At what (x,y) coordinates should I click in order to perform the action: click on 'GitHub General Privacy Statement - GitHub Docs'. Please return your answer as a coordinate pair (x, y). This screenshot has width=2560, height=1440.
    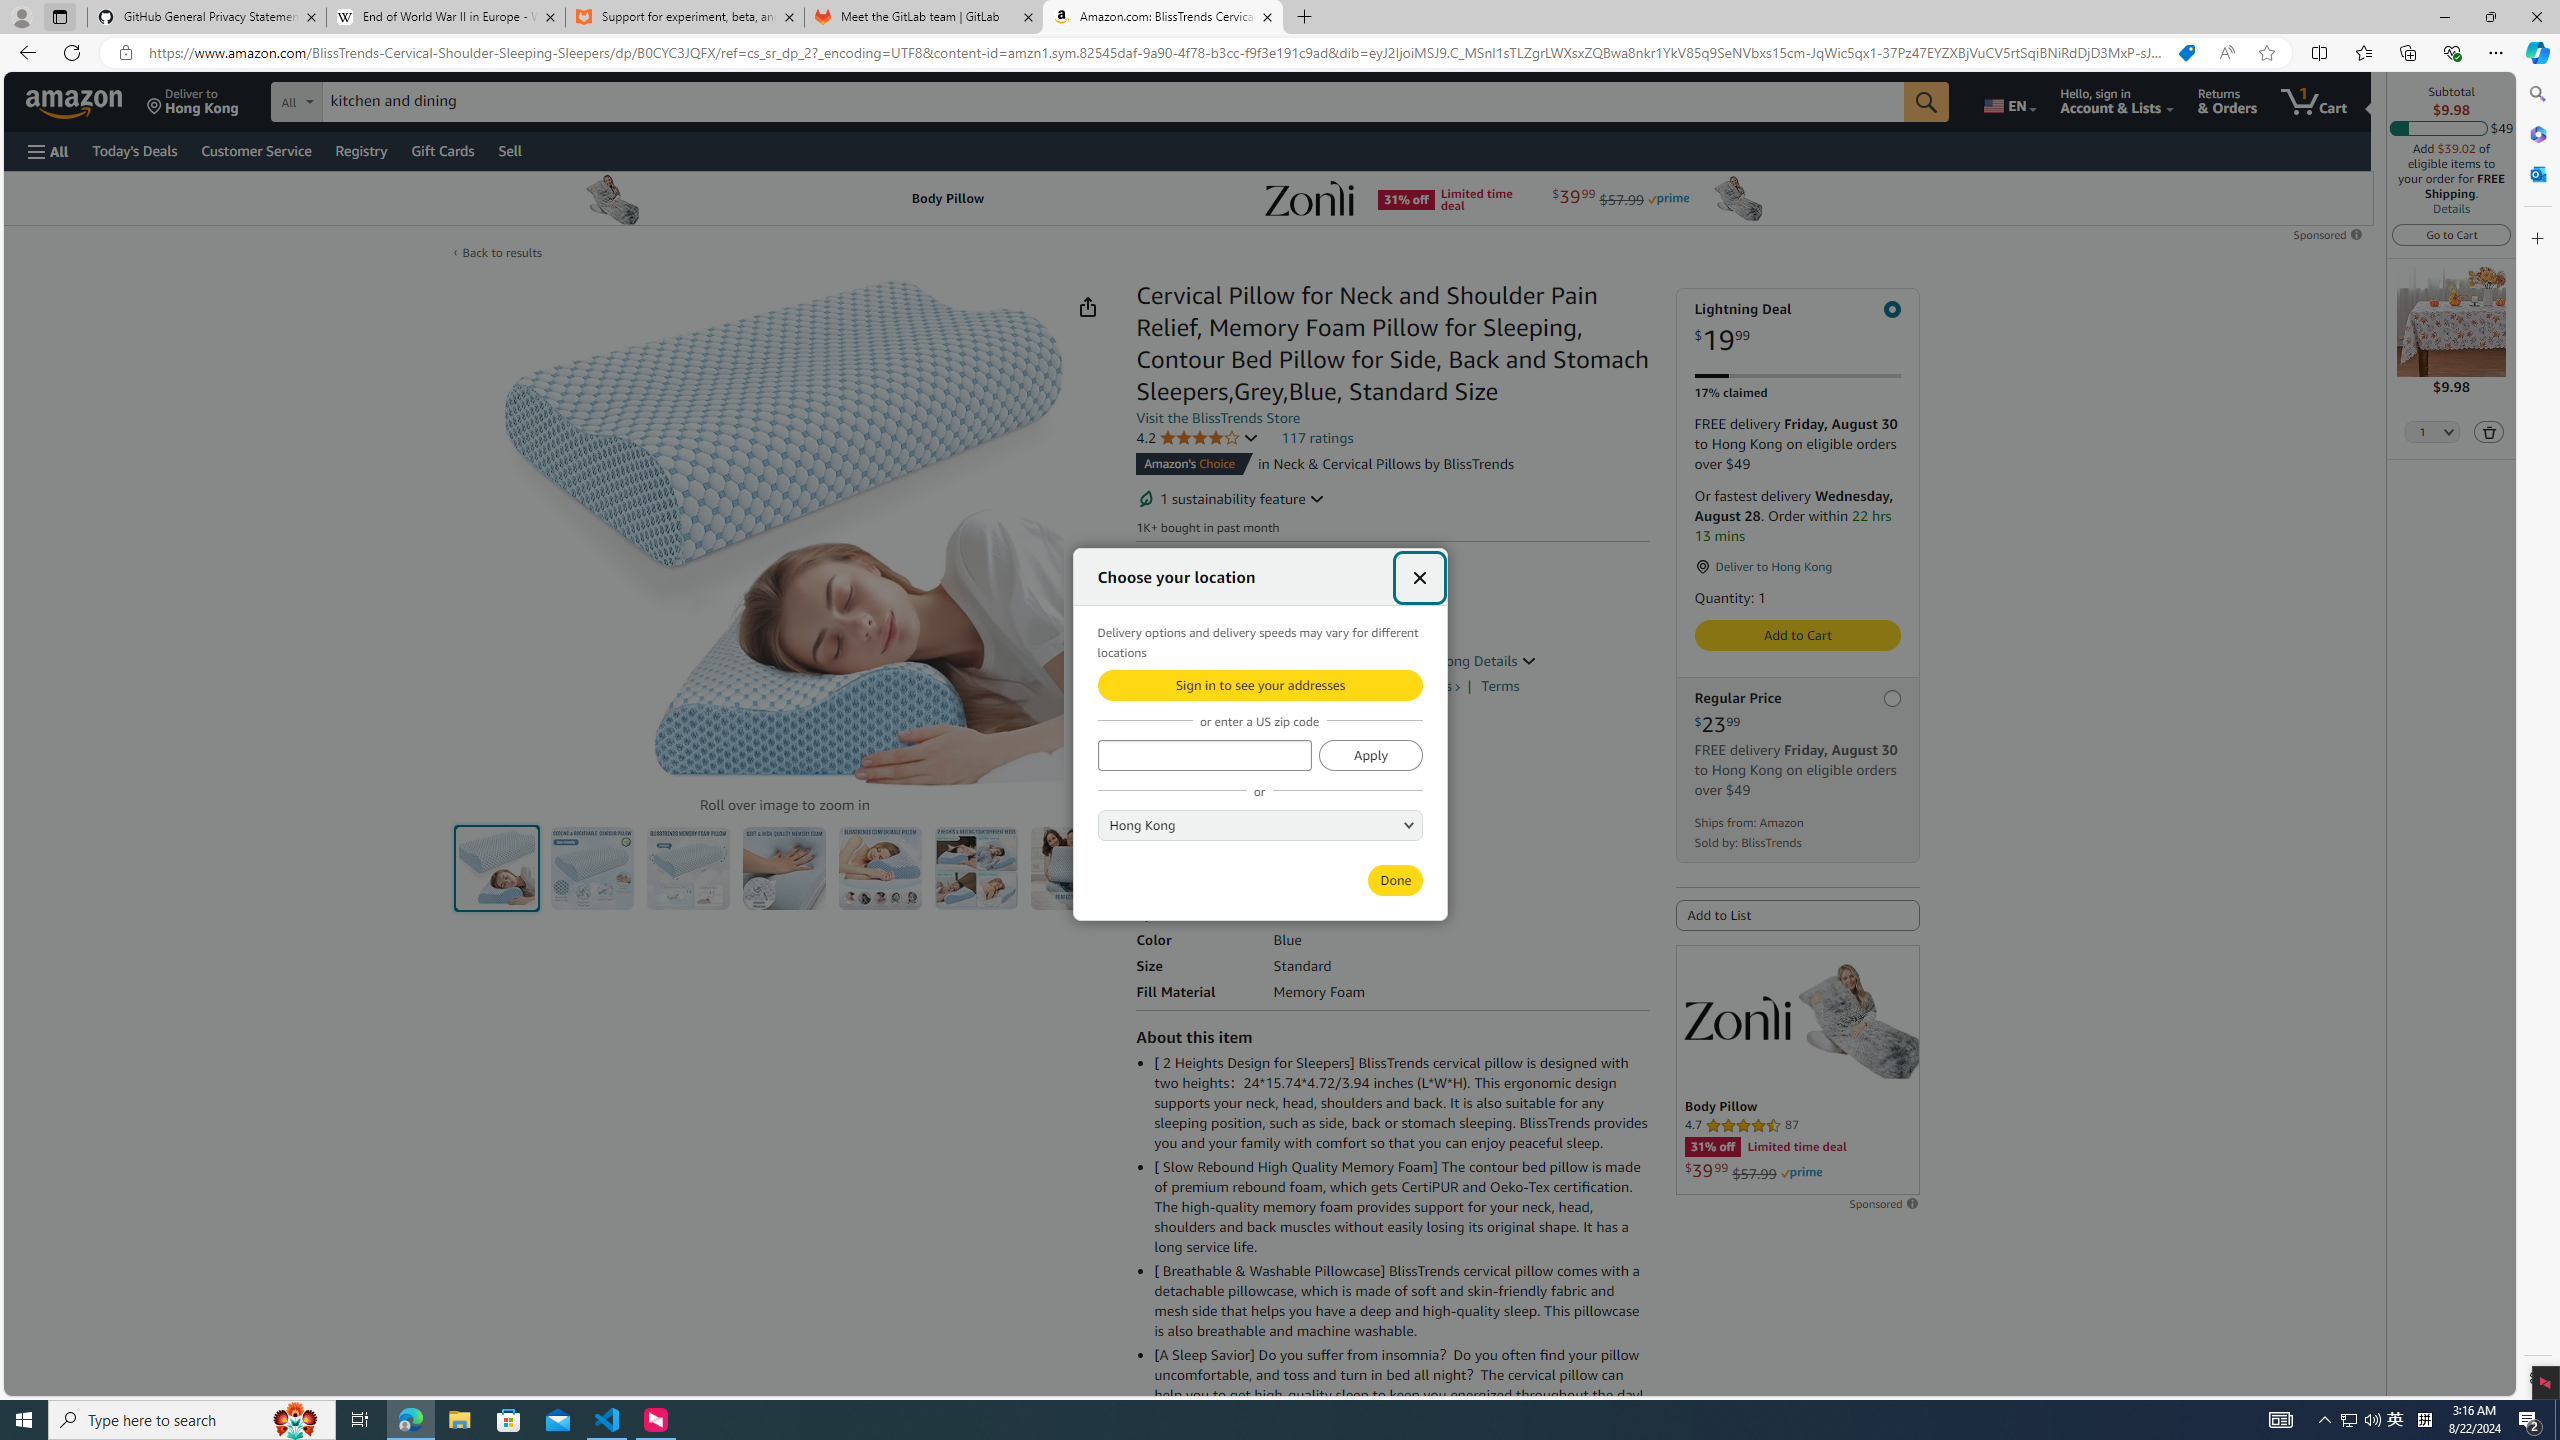
    Looking at the image, I should click on (207, 16).